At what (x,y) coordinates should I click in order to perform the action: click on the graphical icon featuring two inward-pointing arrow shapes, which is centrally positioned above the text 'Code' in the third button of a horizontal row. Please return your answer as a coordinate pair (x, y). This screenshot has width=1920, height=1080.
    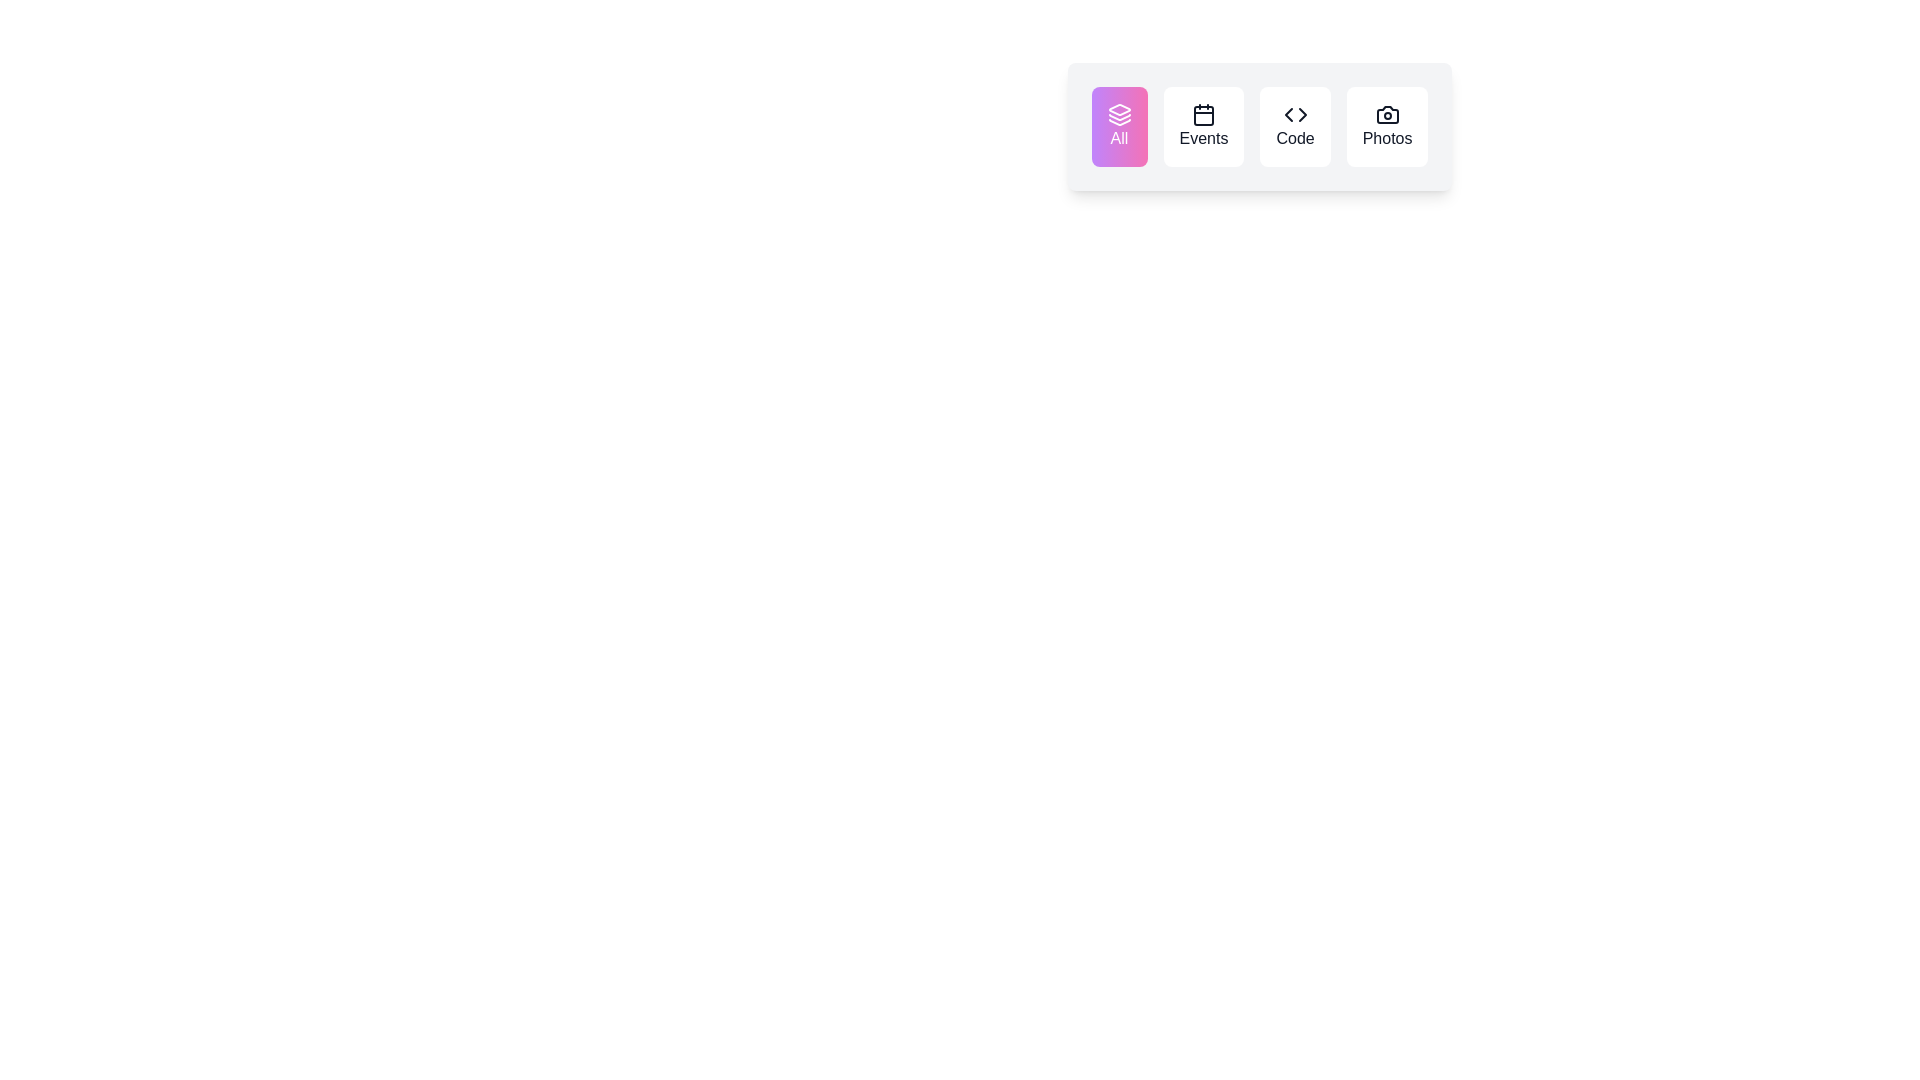
    Looking at the image, I should click on (1295, 115).